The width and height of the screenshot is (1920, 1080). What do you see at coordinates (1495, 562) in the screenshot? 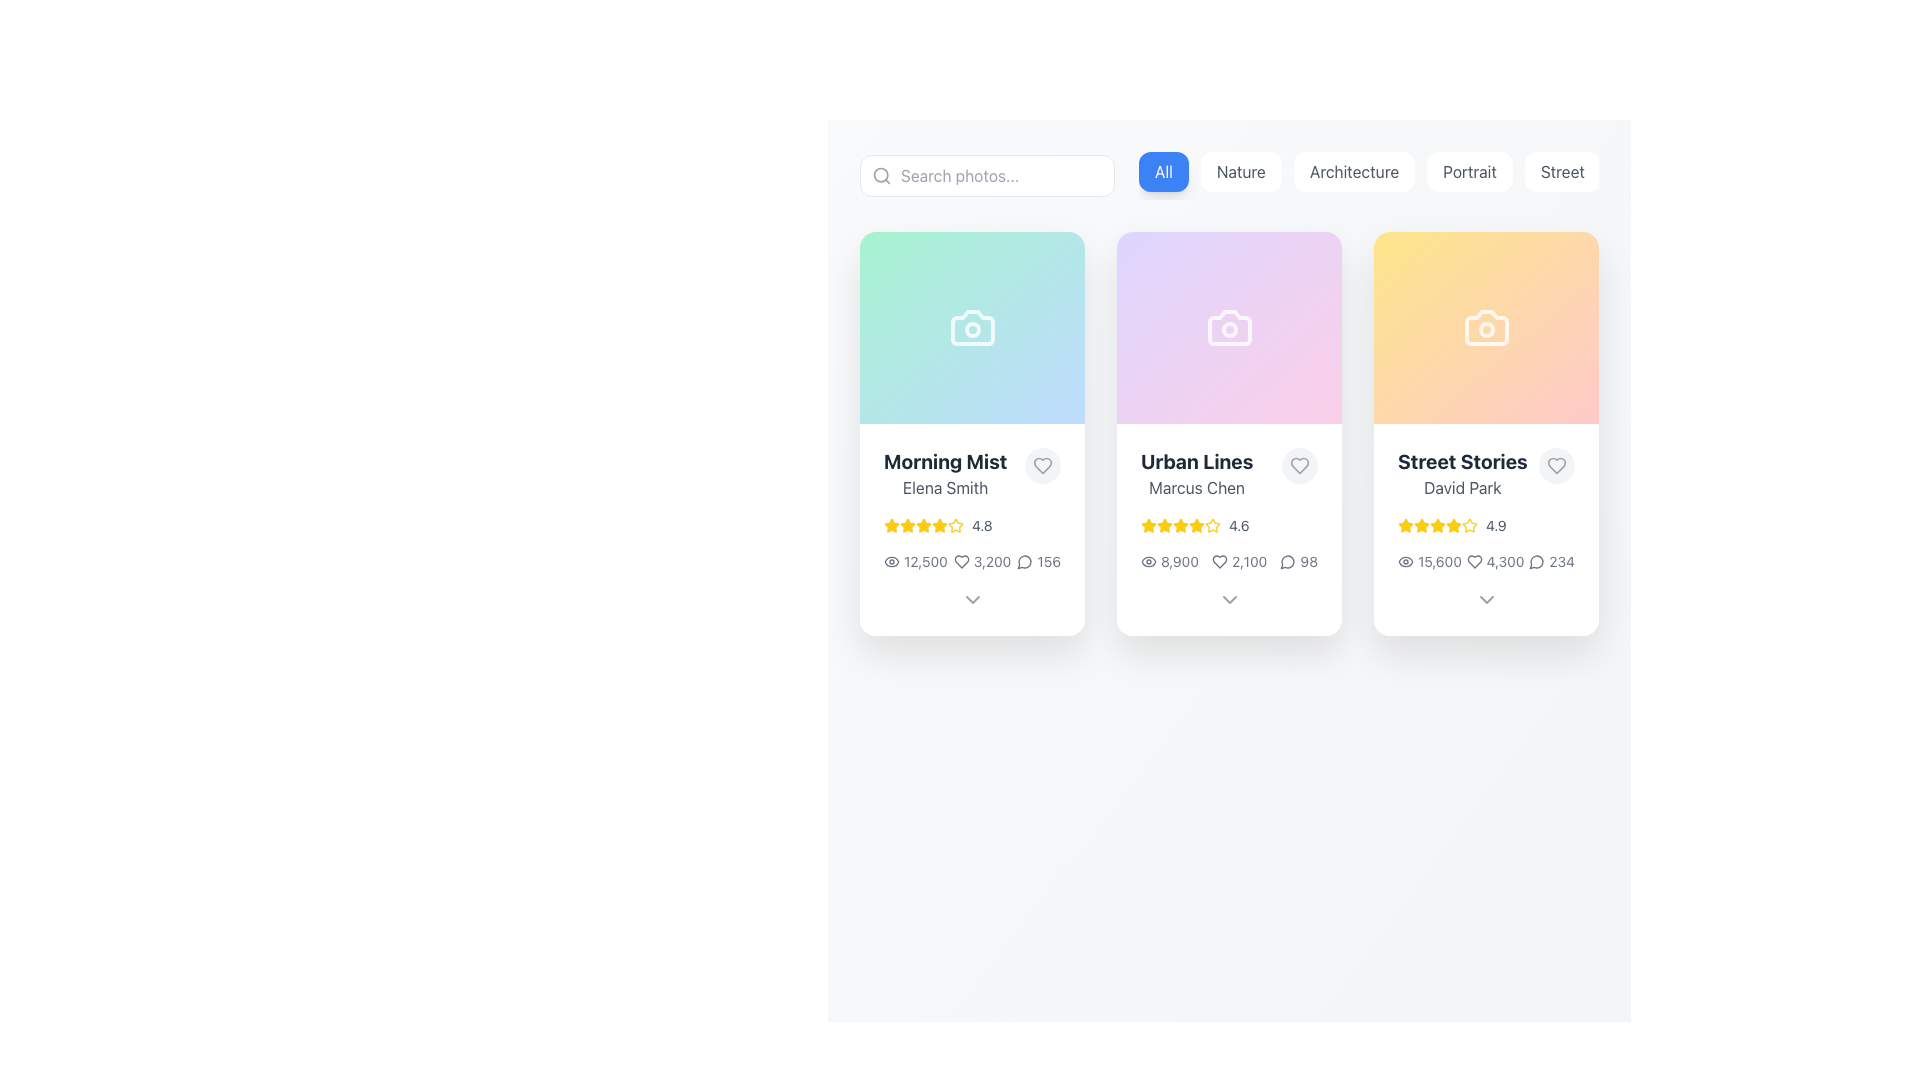
I see `the 'like counter' component featuring a heart icon and the numeric value '4,300', which is located within the 'Street Stories' card by 'David Park', positioned between the views count and comment count` at bounding box center [1495, 562].